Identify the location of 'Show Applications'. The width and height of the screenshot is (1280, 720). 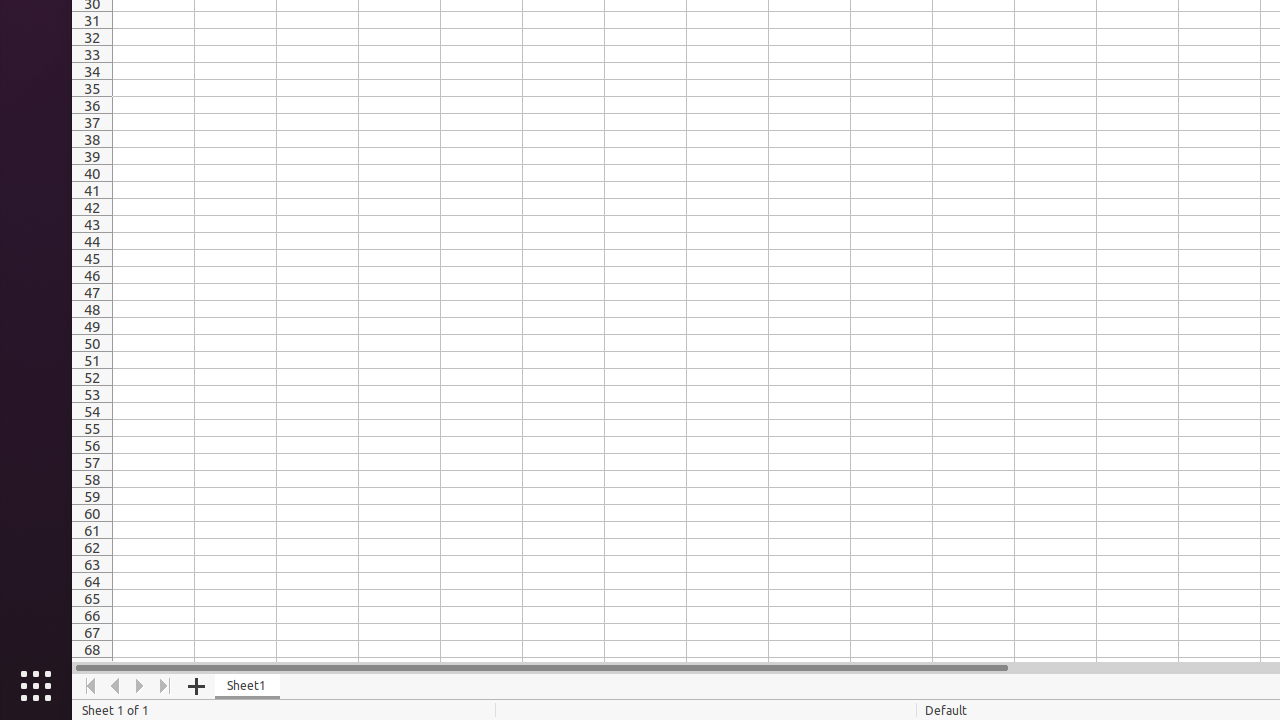
(35, 685).